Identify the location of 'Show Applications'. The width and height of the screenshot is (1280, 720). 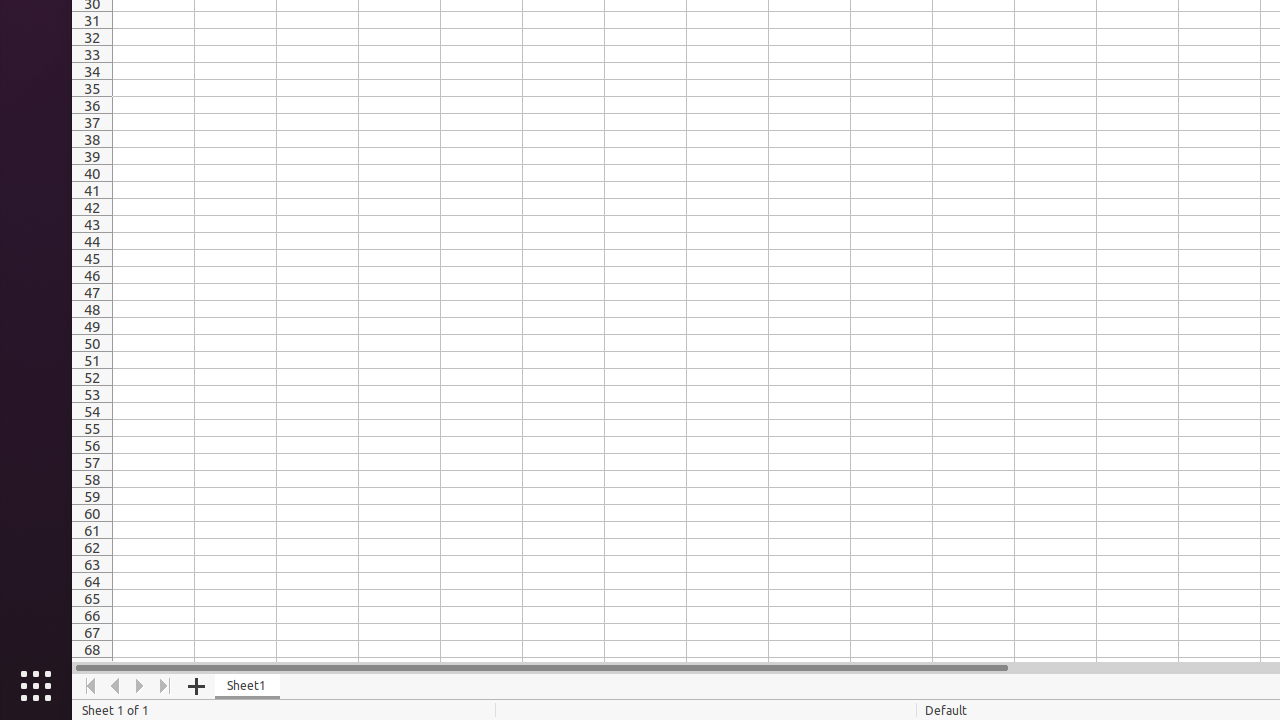
(35, 685).